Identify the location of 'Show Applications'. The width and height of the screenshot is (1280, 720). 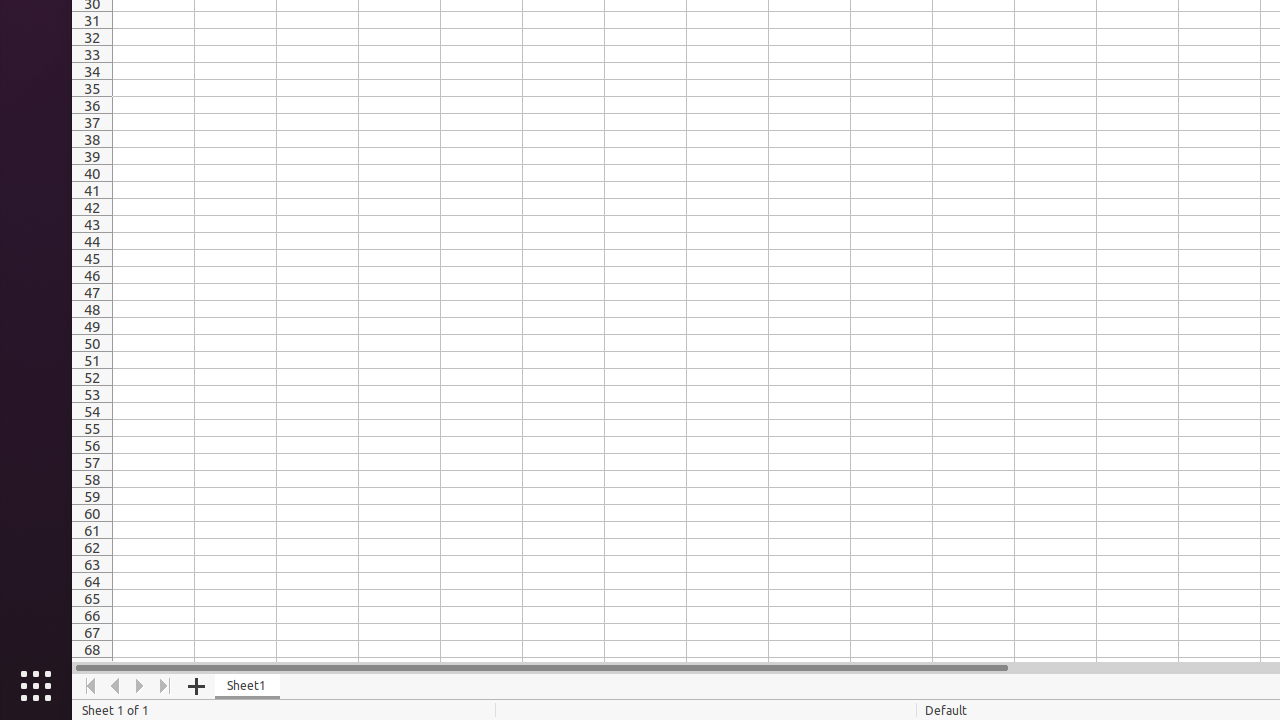
(35, 685).